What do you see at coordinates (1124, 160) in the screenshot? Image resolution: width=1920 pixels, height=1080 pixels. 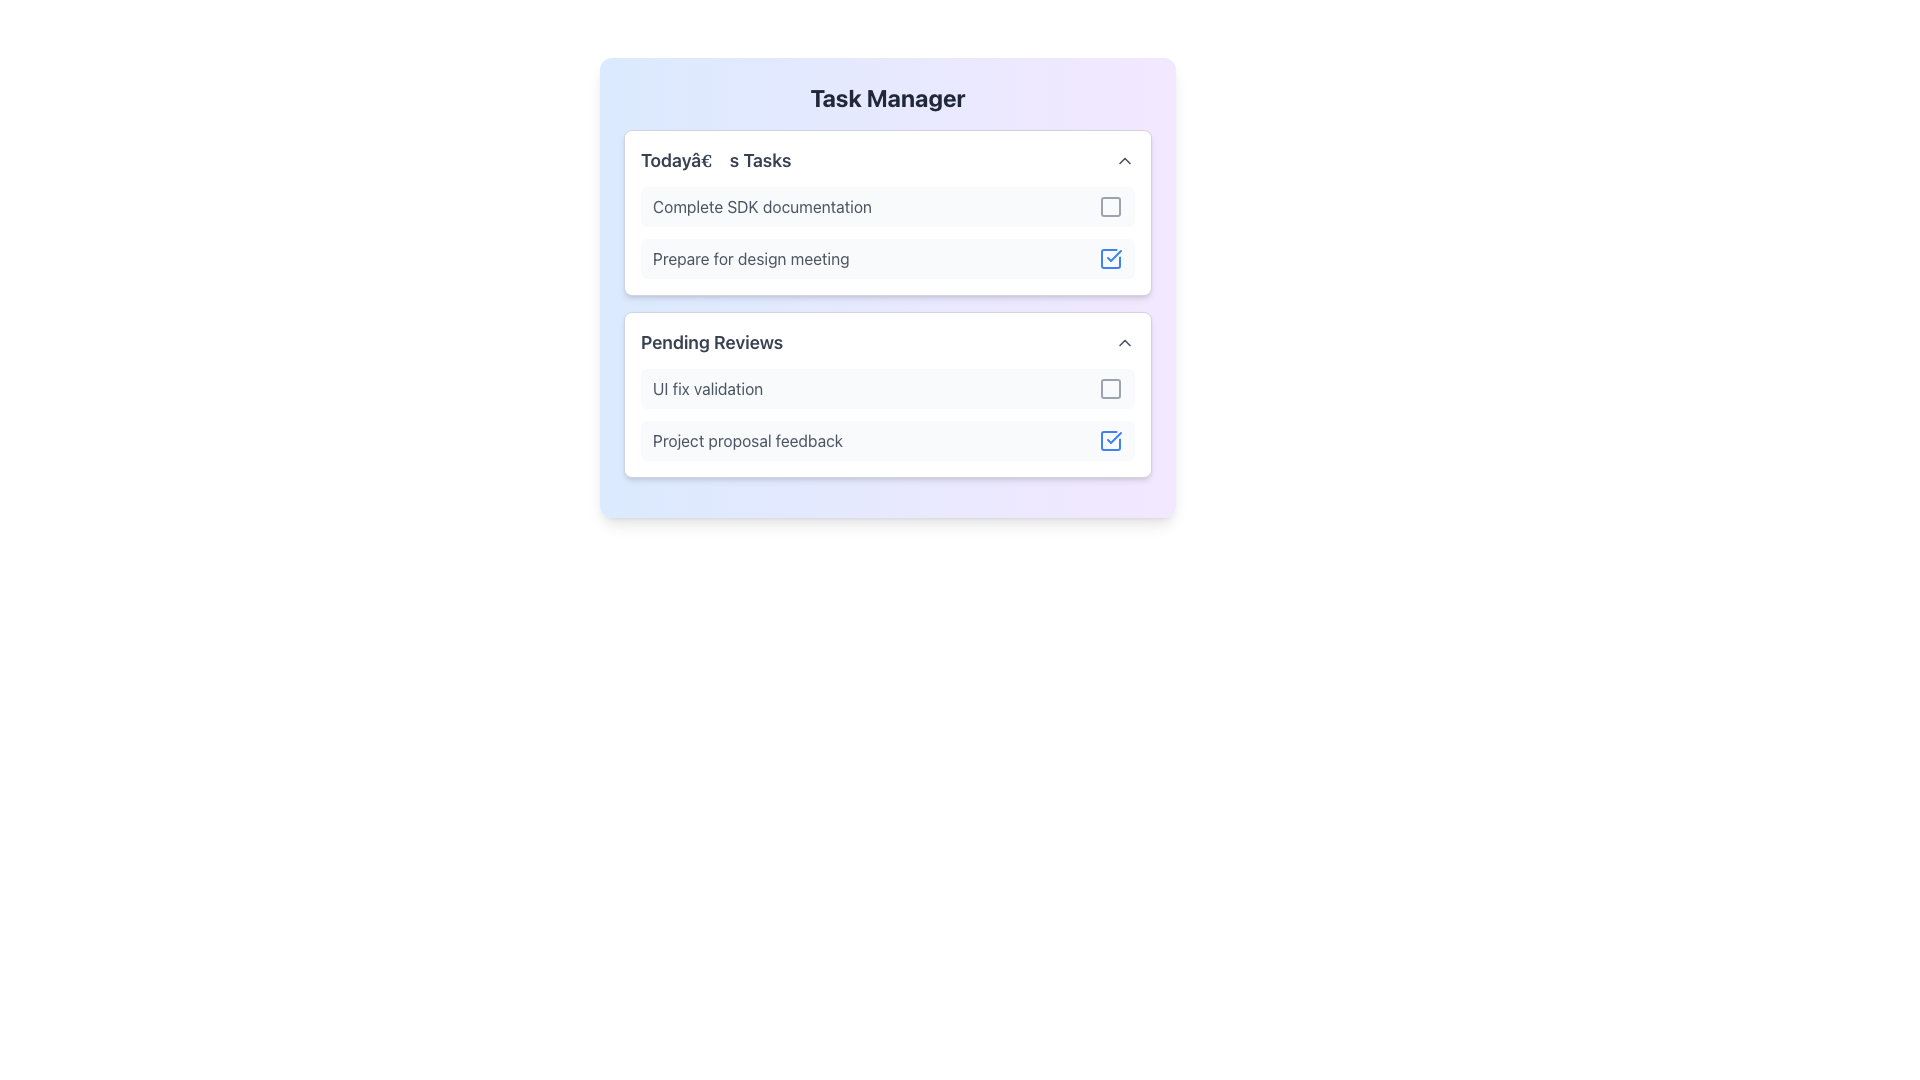 I see `the upward arrow button located in the top-right corner of the 'Today’s Tasks' section` at bounding box center [1124, 160].